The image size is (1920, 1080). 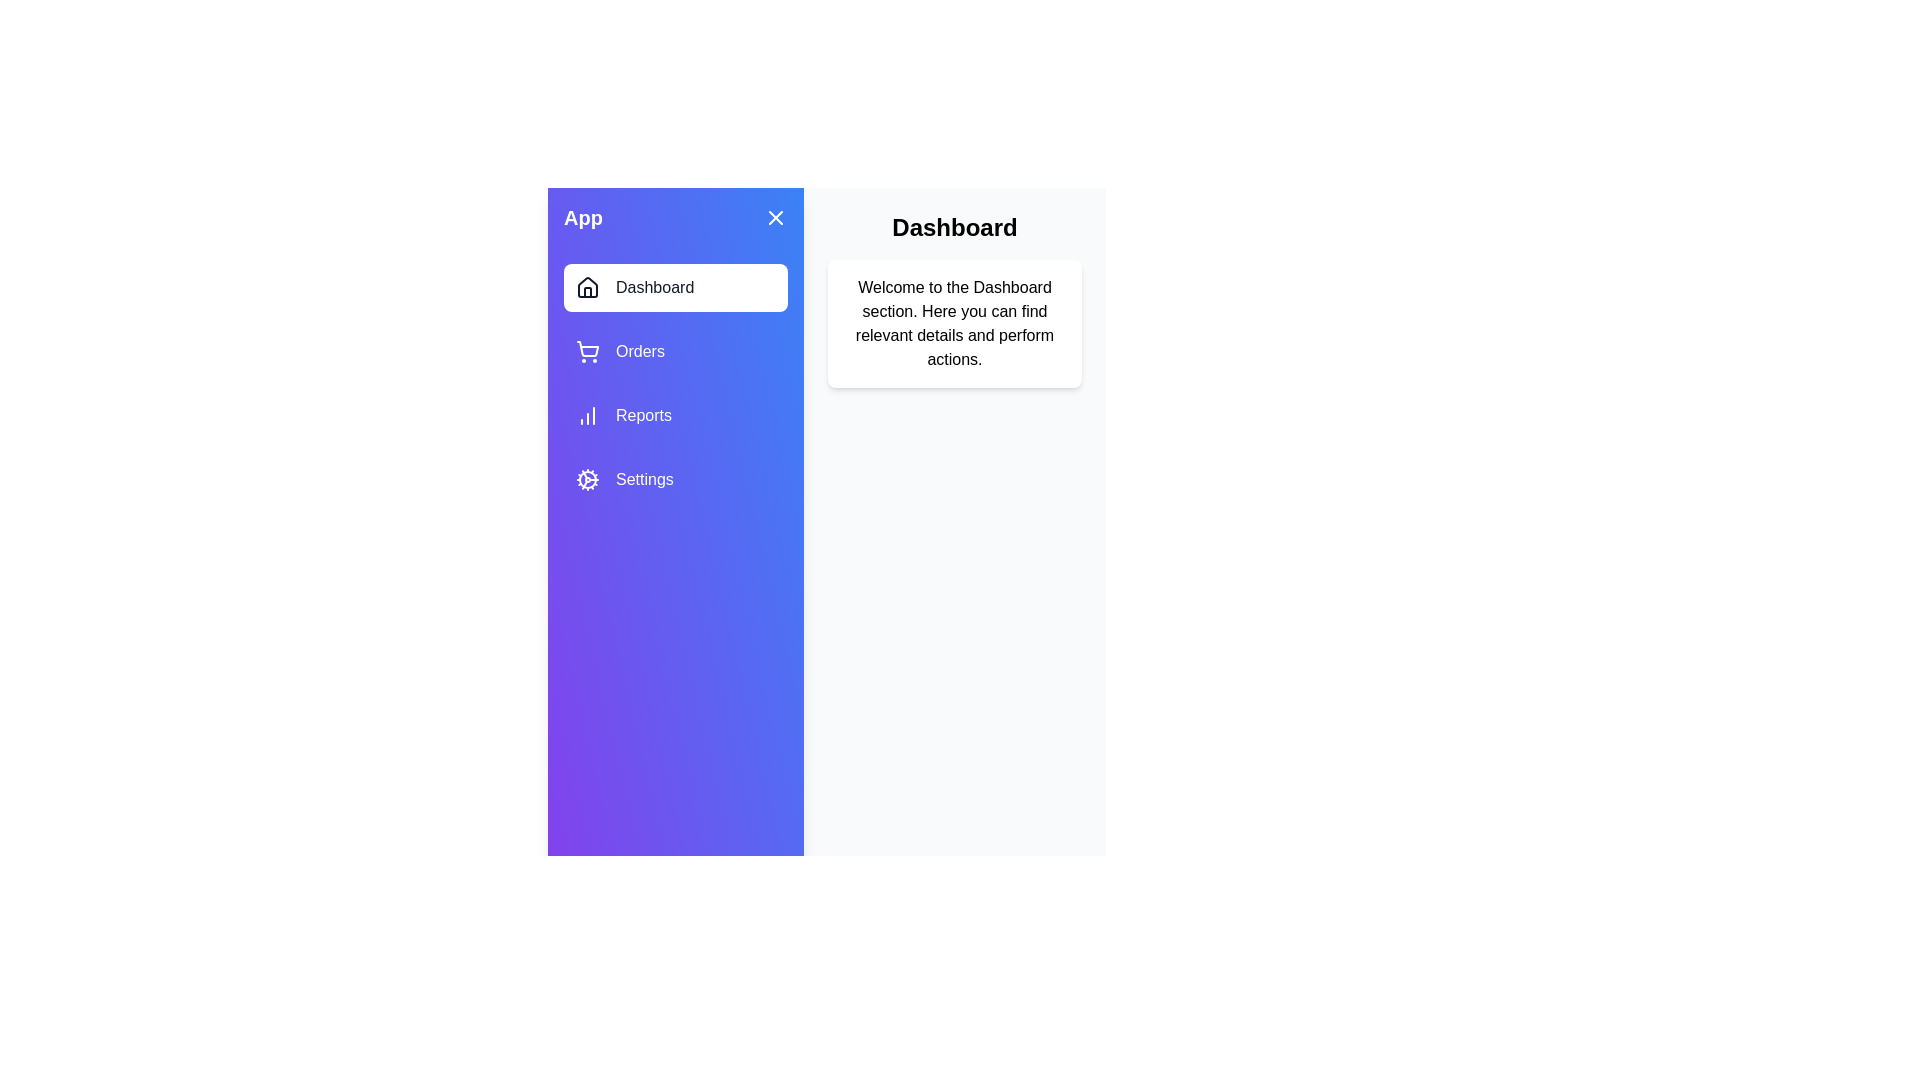 What do you see at coordinates (676, 350) in the screenshot?
I see `the Orders section by clicking on its corresponding navigation item` at bounding box center [676, 350].